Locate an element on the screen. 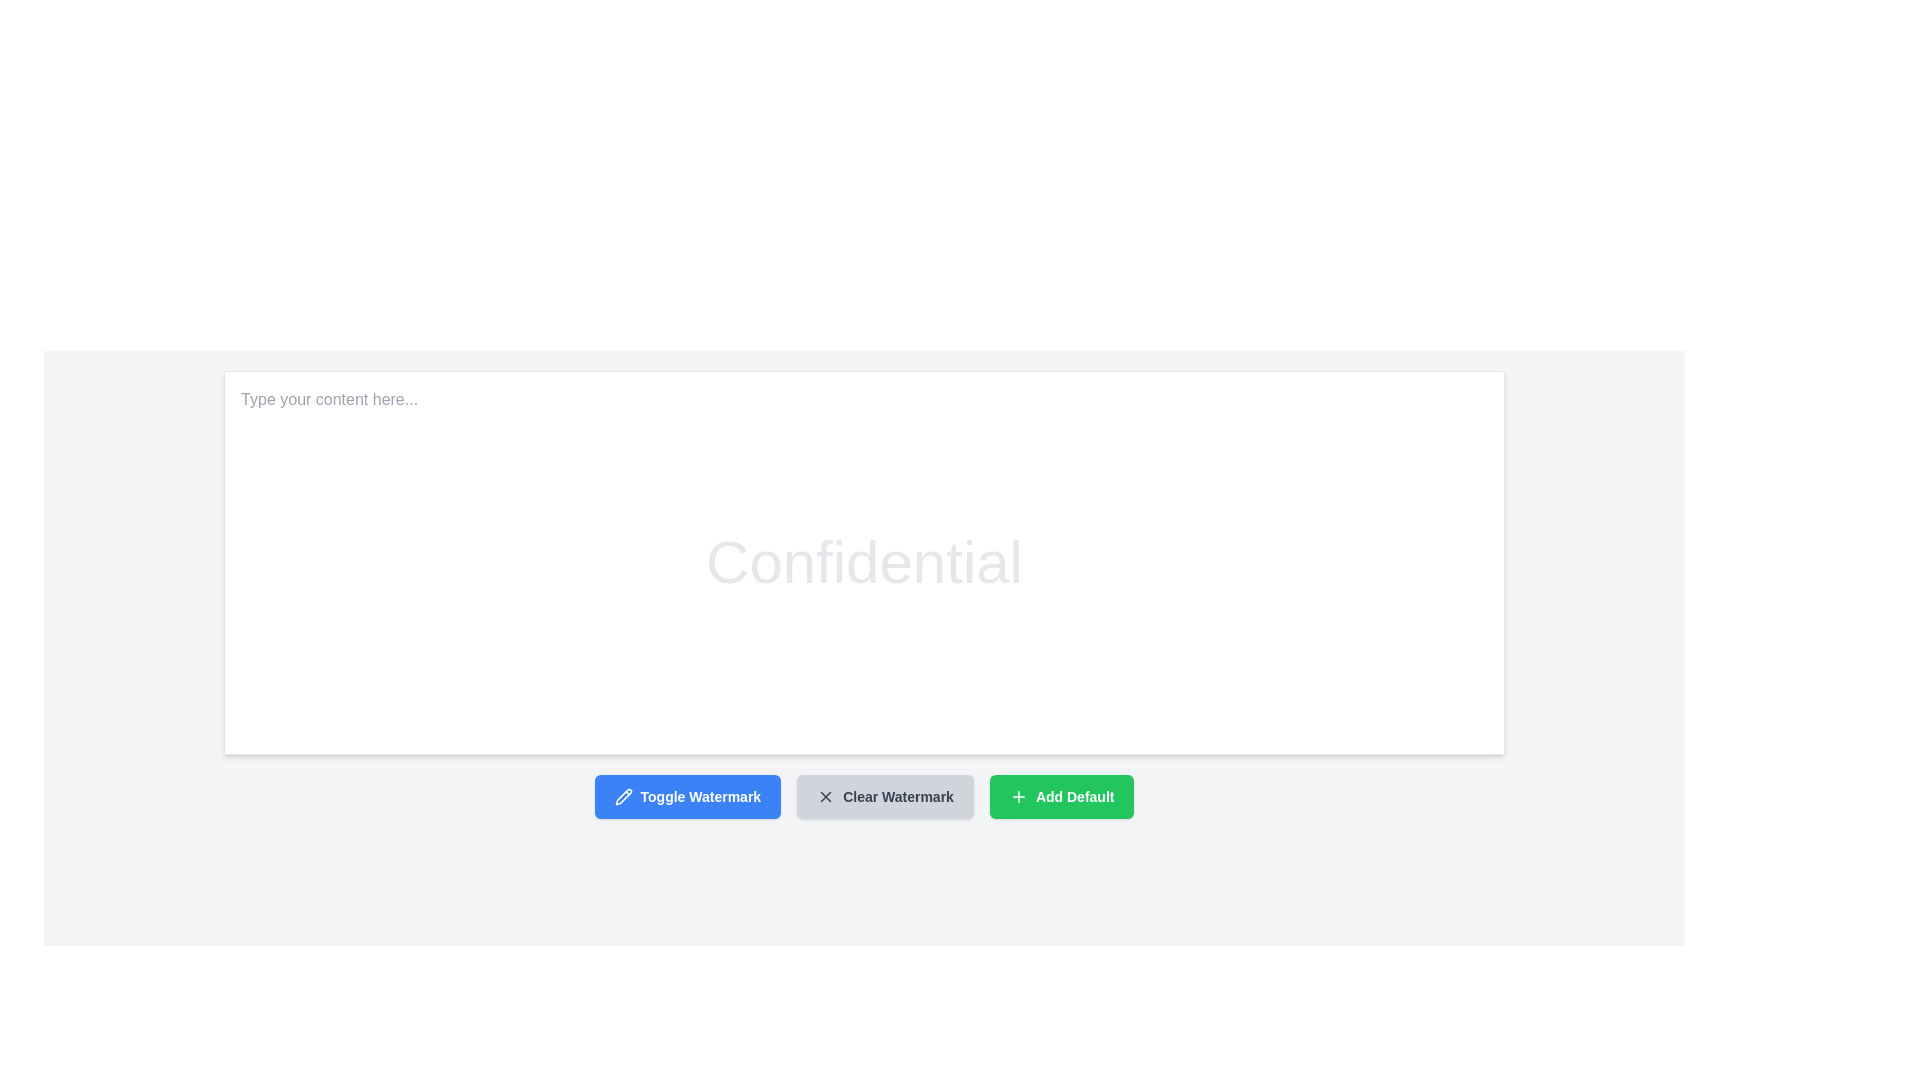 This screenshot has width=1920, height=1080. the icon located on the left side of the text label within the 'Add Default' button at the bottom-right section of the interface is located at coordinates (1018, 796).